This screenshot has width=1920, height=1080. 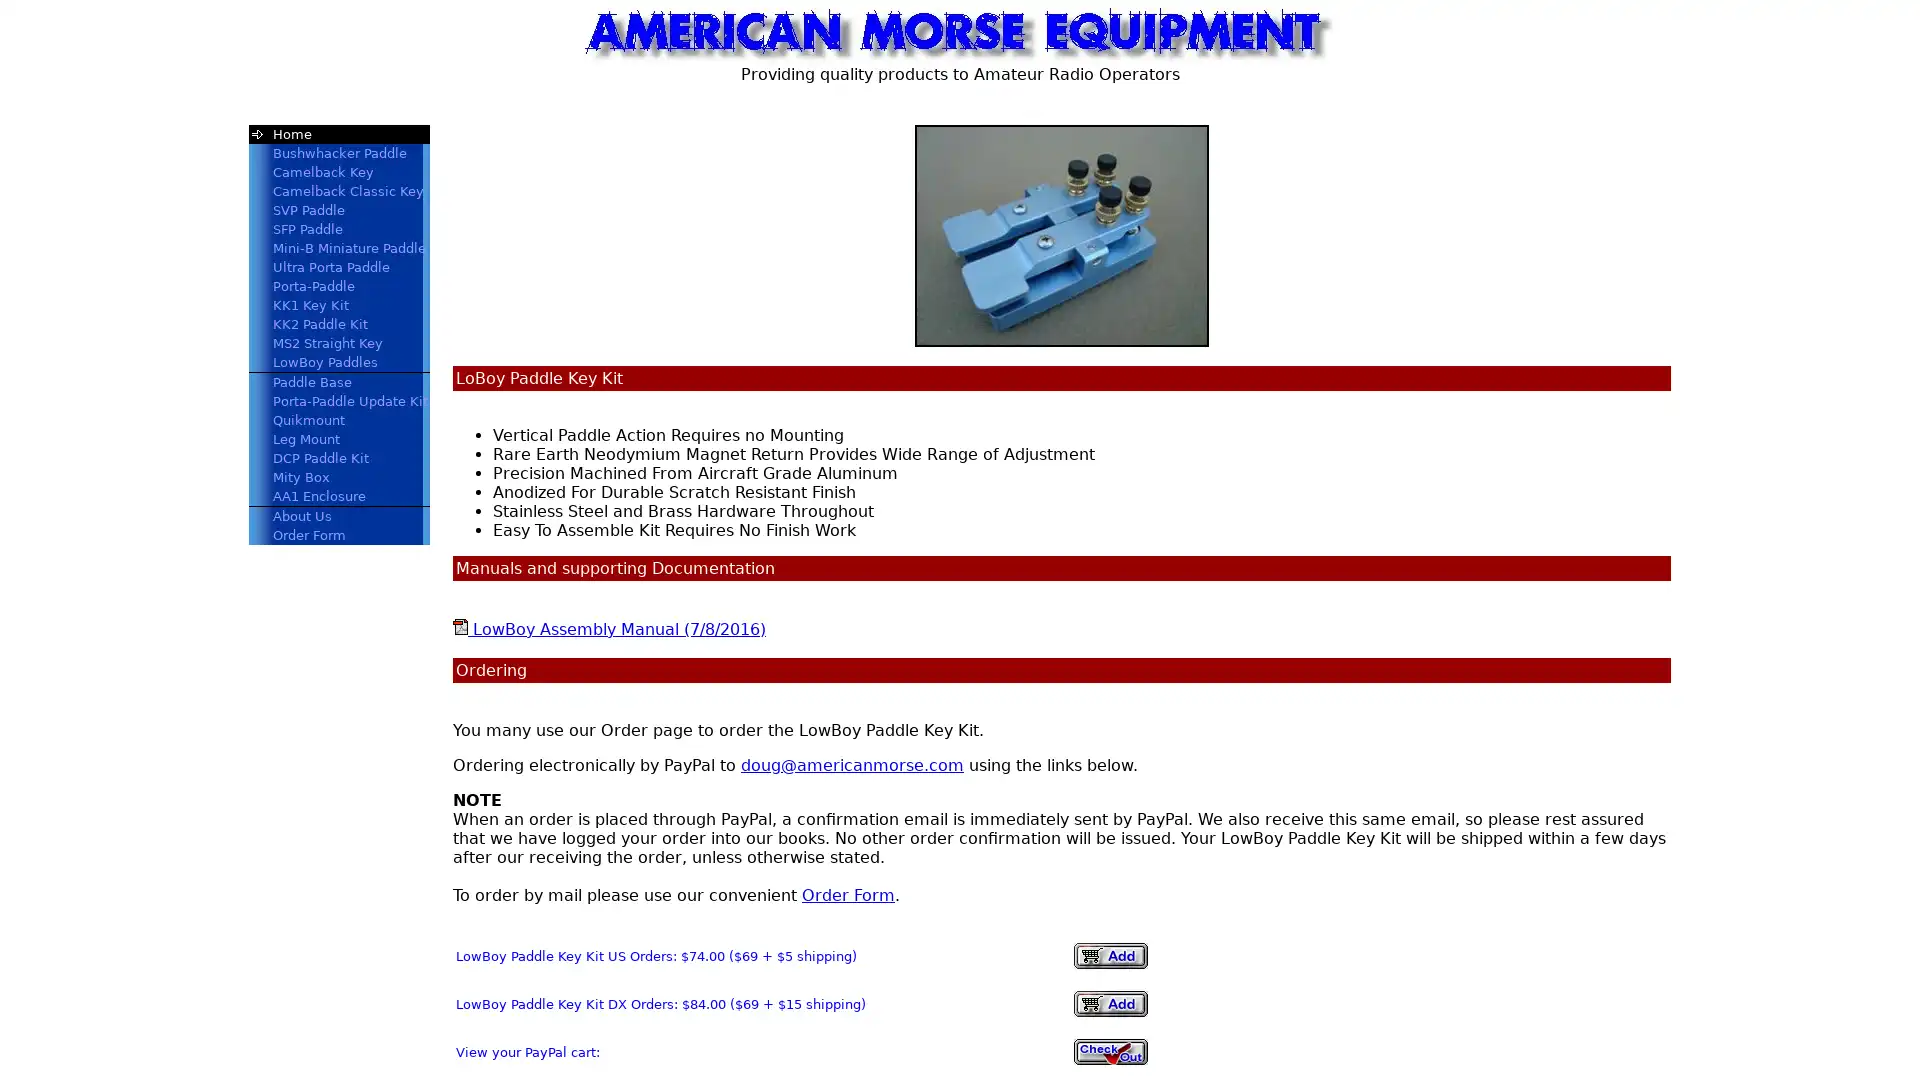 What do you see at coordinates (1109, 955) in the screenshot?
I see `Make payments with PayPal - it's fast, free and secure!` at bounding box center [1109, 955].